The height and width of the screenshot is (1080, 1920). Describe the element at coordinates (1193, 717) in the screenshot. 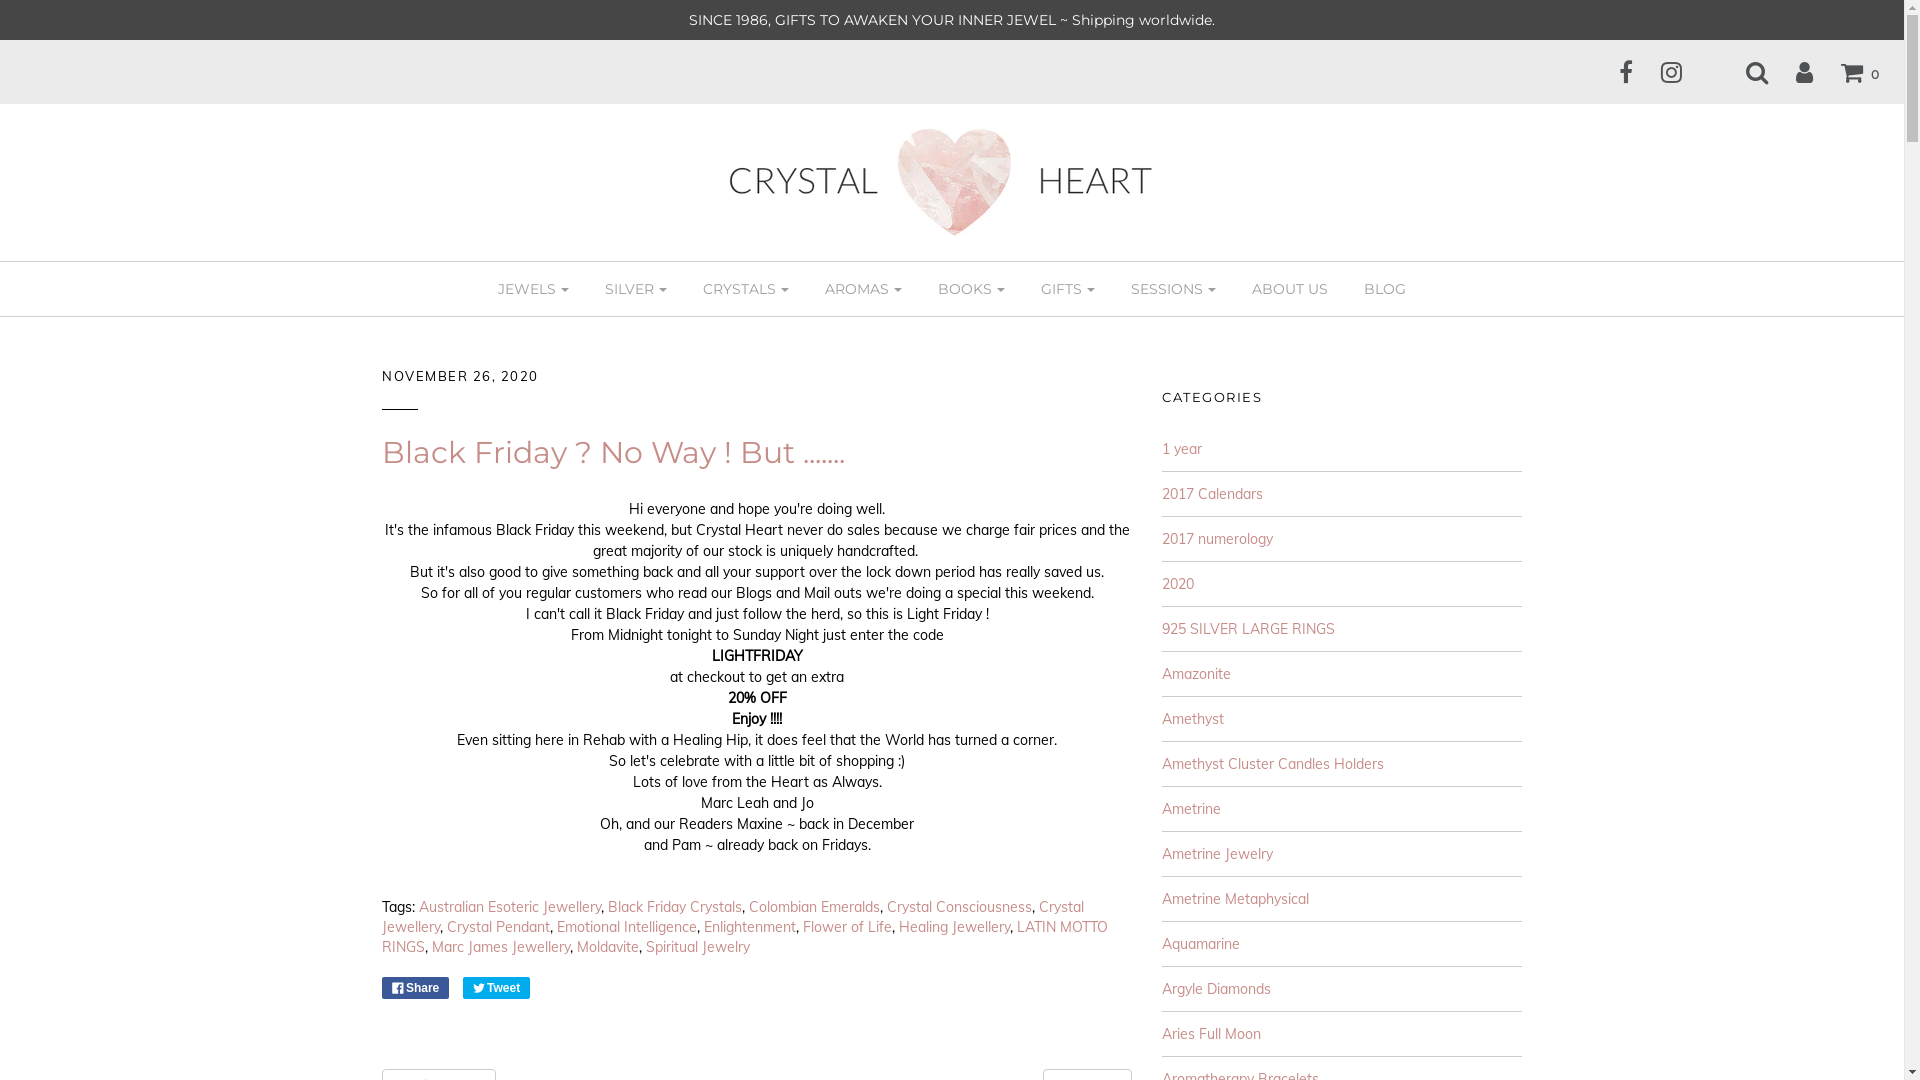

I see `'Amethyst'` at that location.